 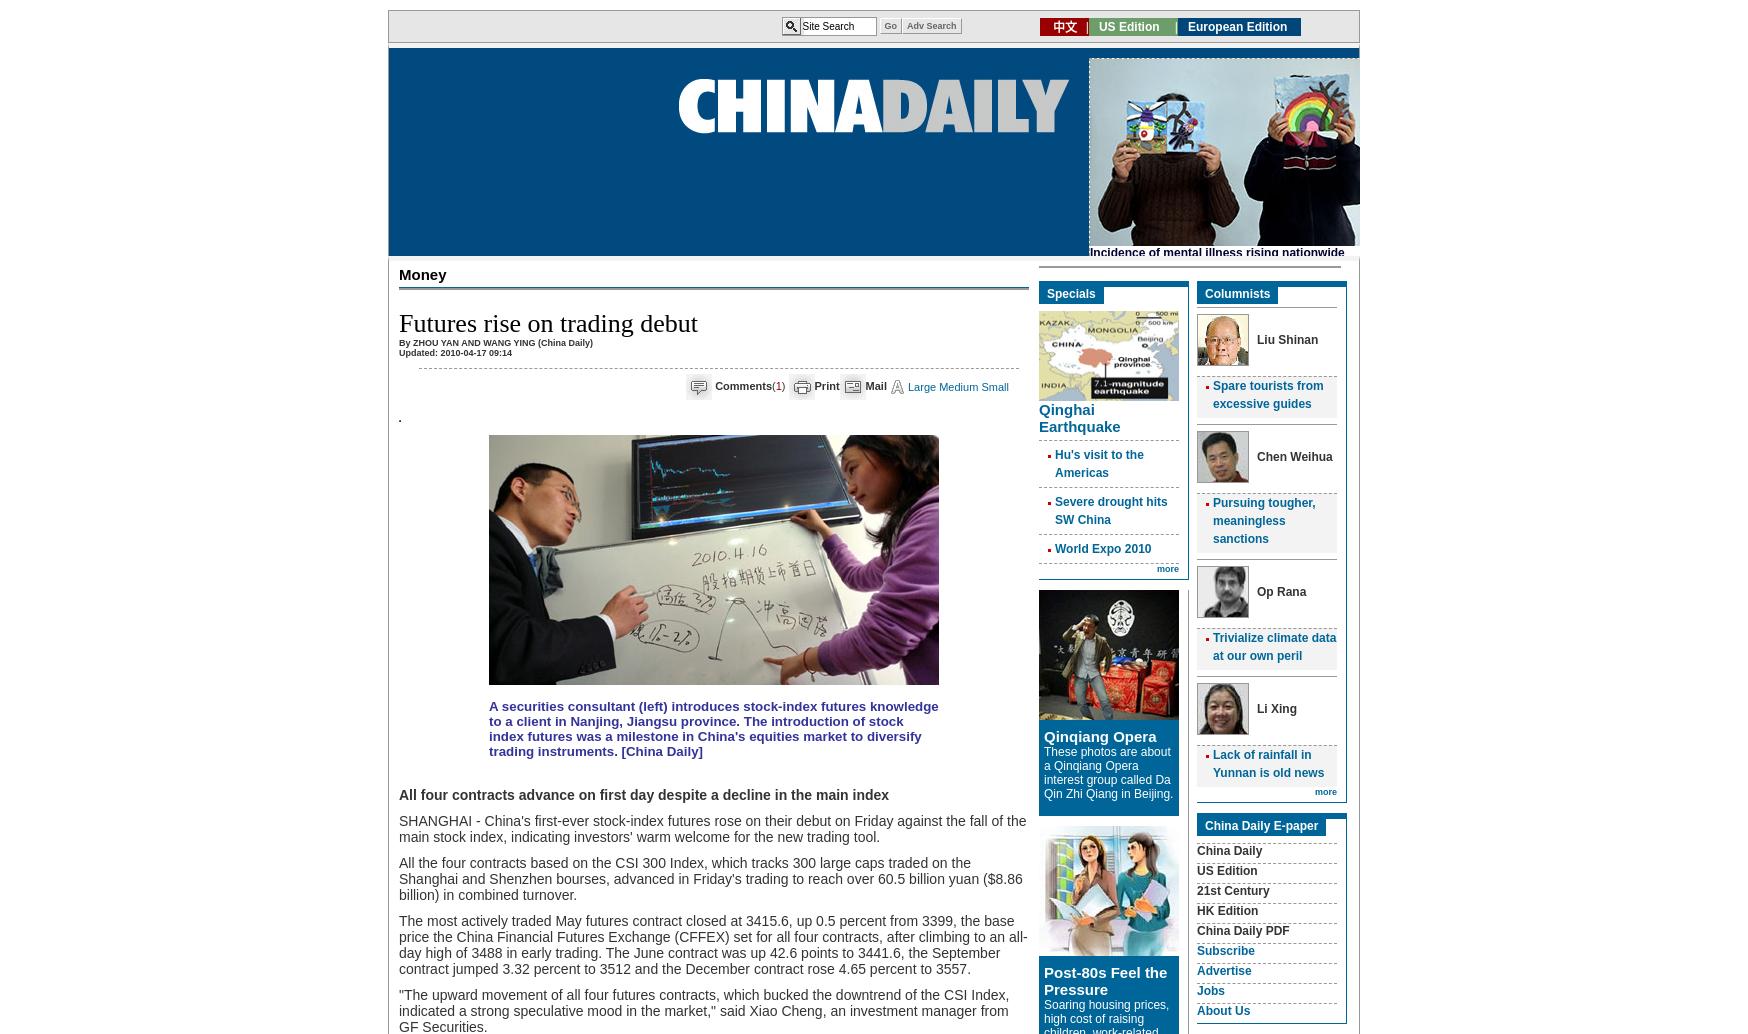 I want to click on 'Qinqiang Opera', so click(x=1100, y=736).